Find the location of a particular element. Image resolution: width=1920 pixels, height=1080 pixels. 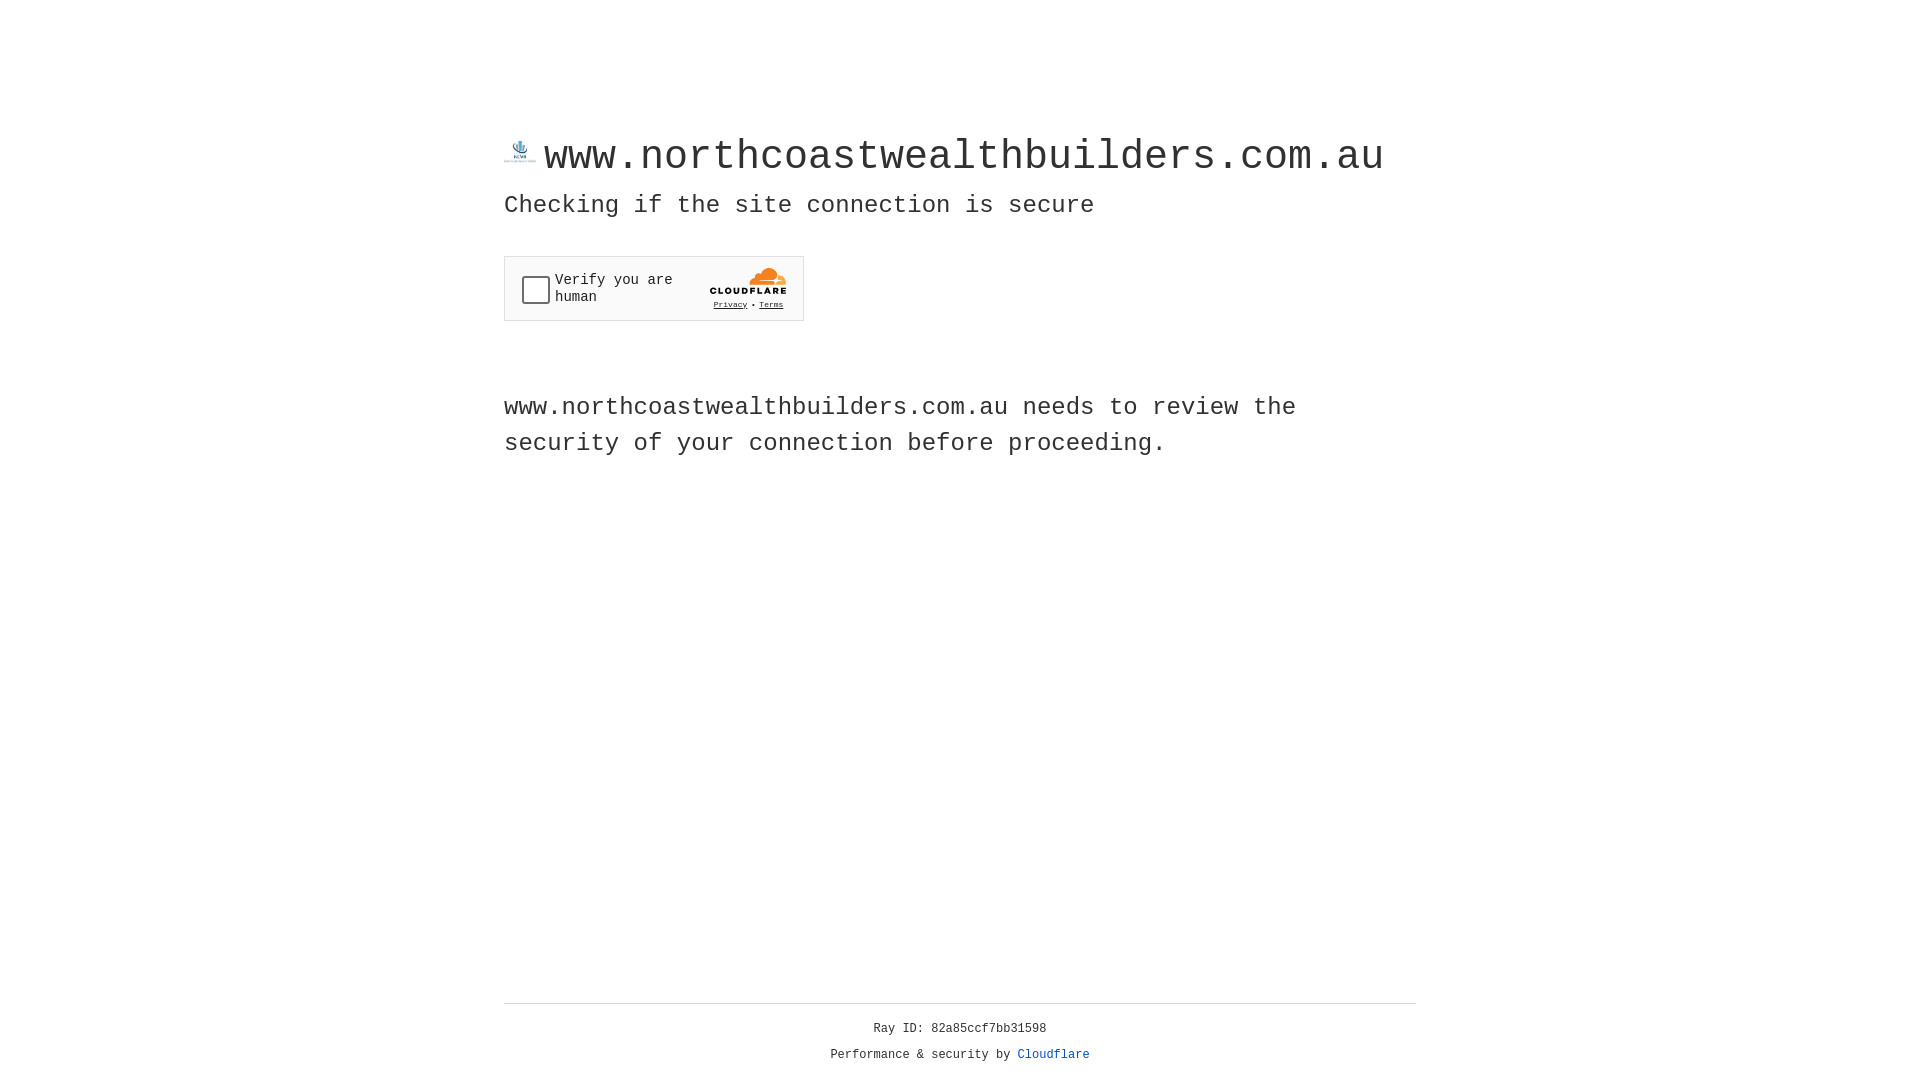

'Cloudflare' is located at coordinates (1053, 1054).